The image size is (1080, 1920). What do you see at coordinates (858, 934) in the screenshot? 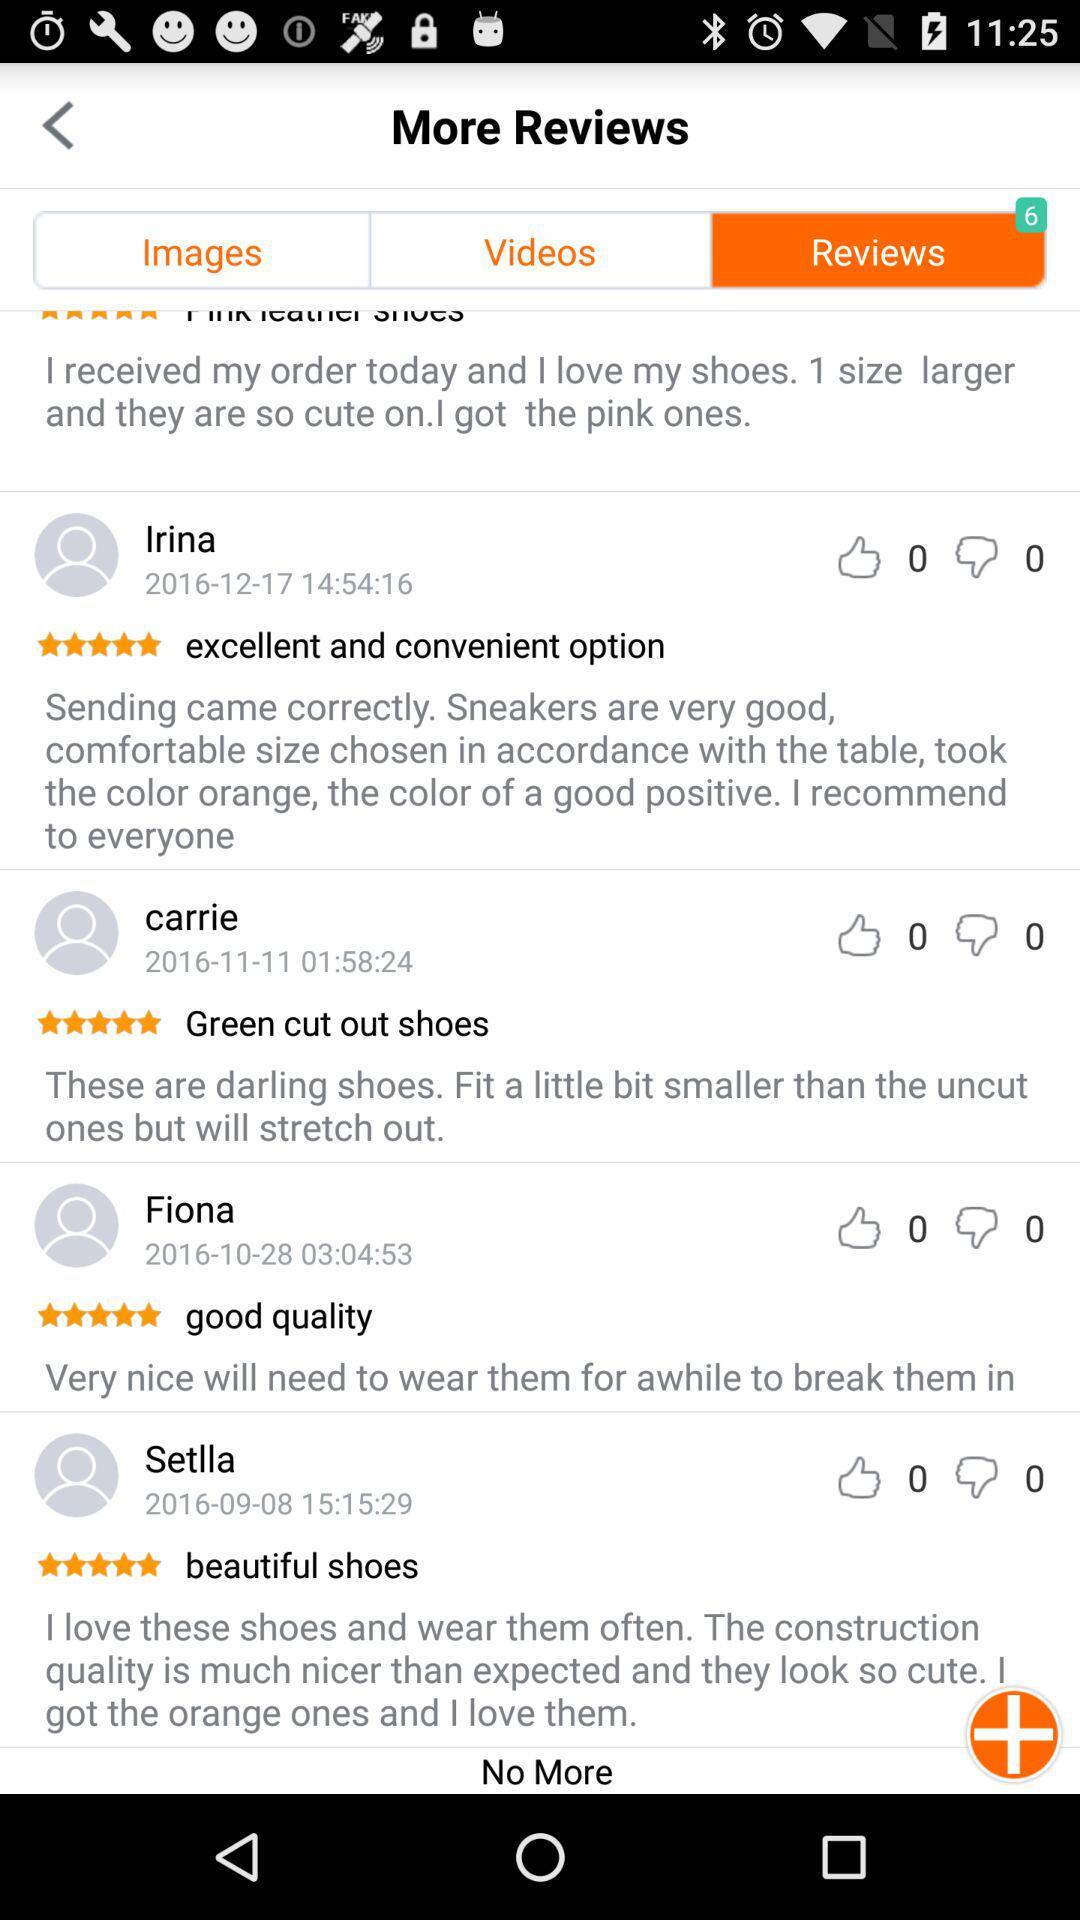
I see `like the review` at bounding box center [858, 934].